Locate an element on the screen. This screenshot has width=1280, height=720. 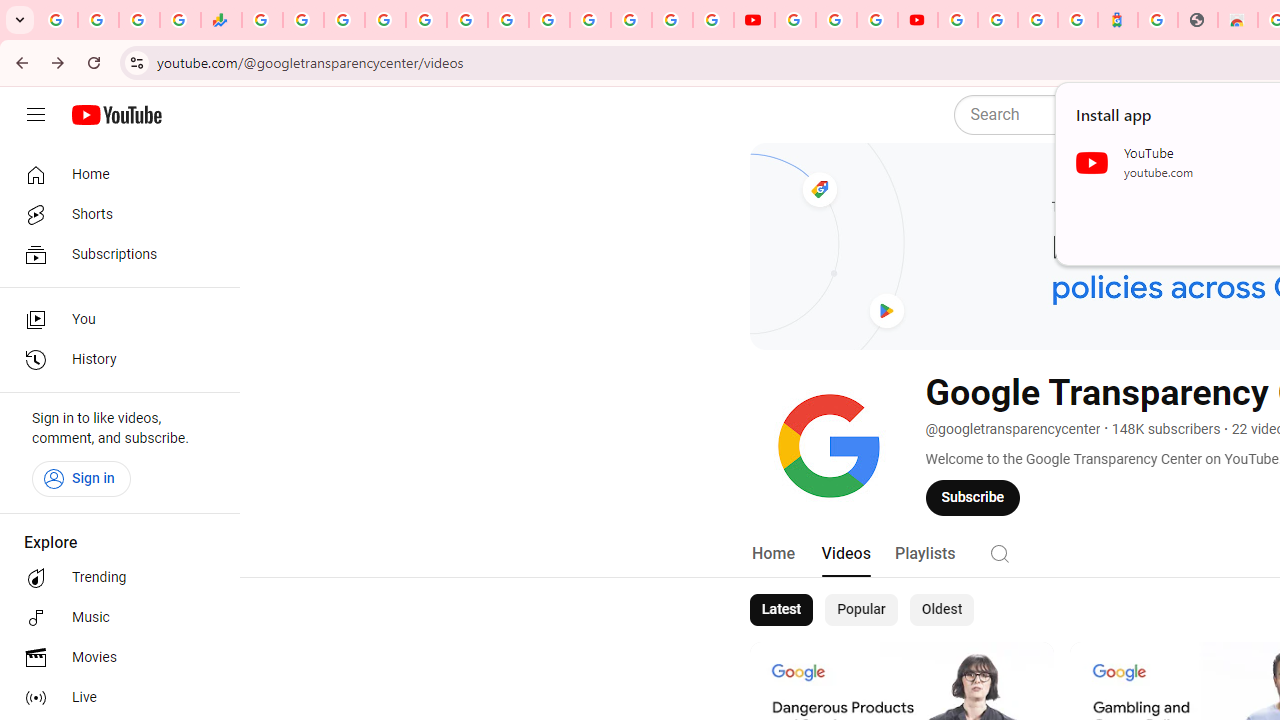
'Chrome Web Store - Household' is located at coordinates (1237, 20).